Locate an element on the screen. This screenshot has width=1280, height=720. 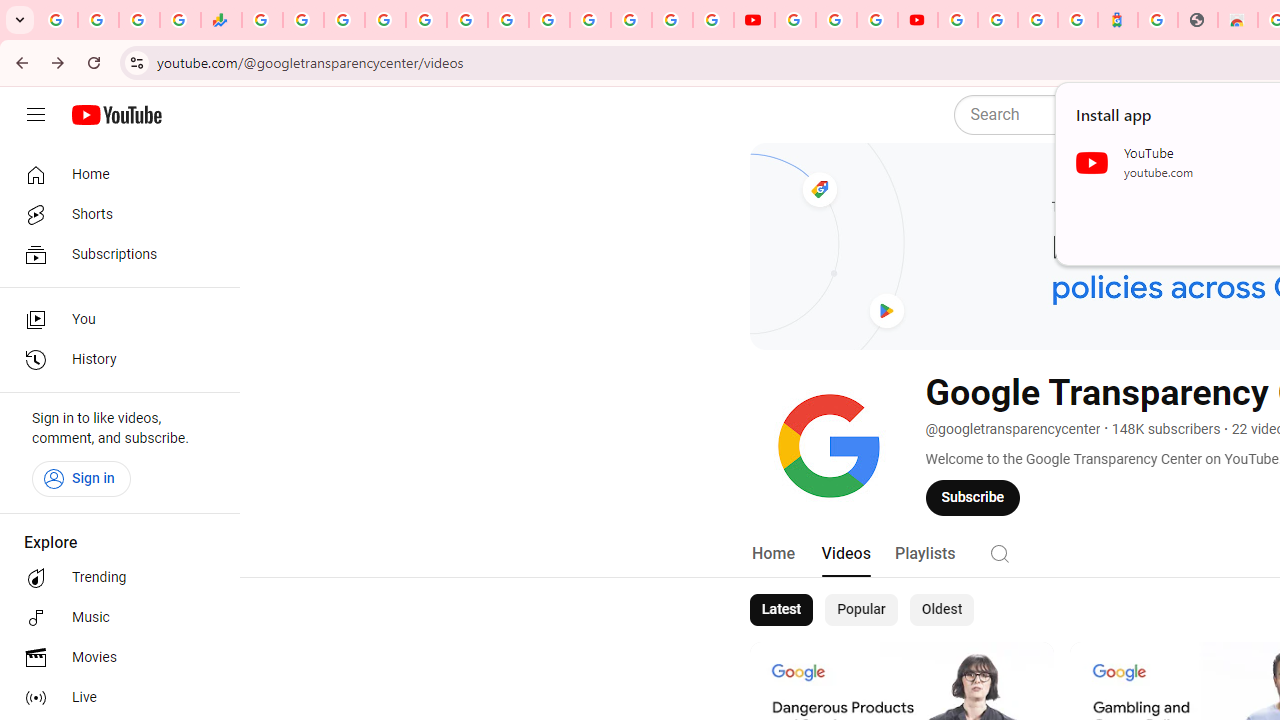
'Chrome Web Store - Household' is located at coordinates (1237, 20).